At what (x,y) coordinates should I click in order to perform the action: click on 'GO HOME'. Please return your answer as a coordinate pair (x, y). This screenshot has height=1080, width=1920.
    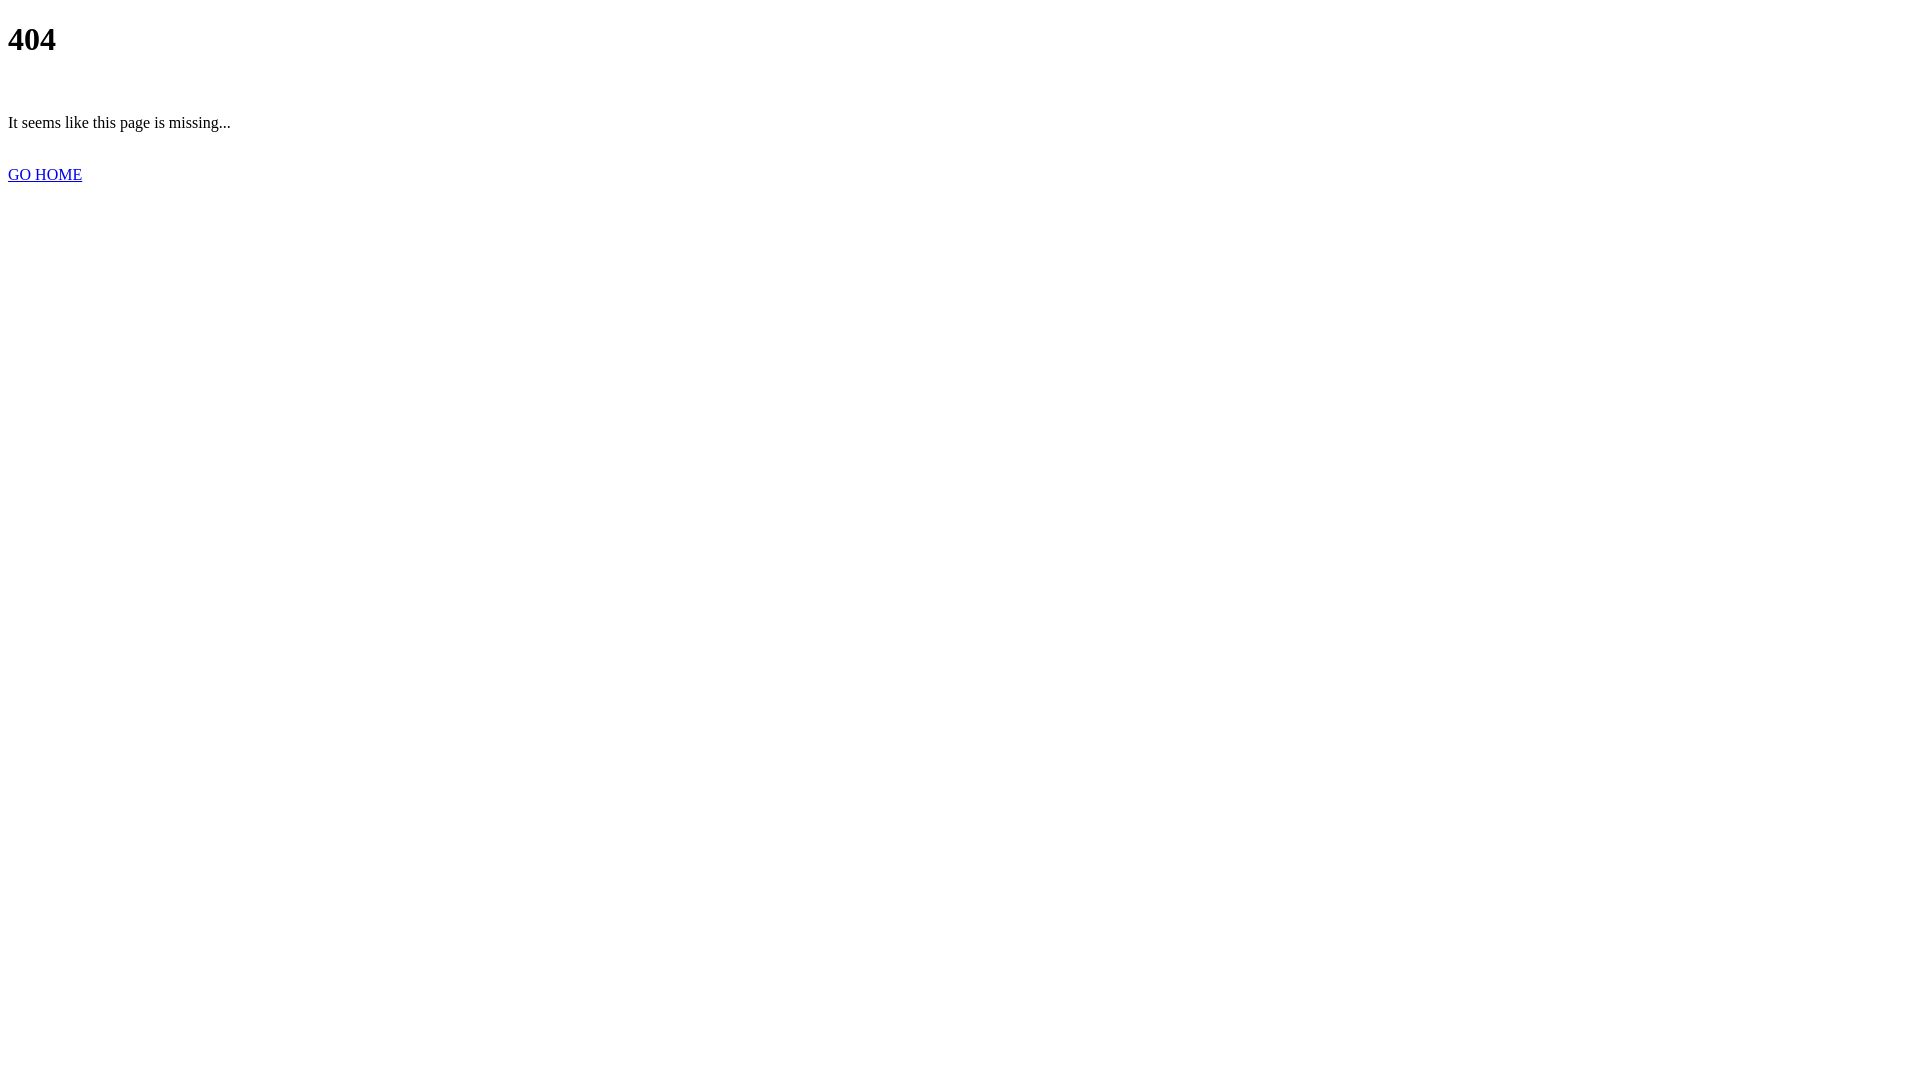
    Looking at the image, I should click on (44, 173).